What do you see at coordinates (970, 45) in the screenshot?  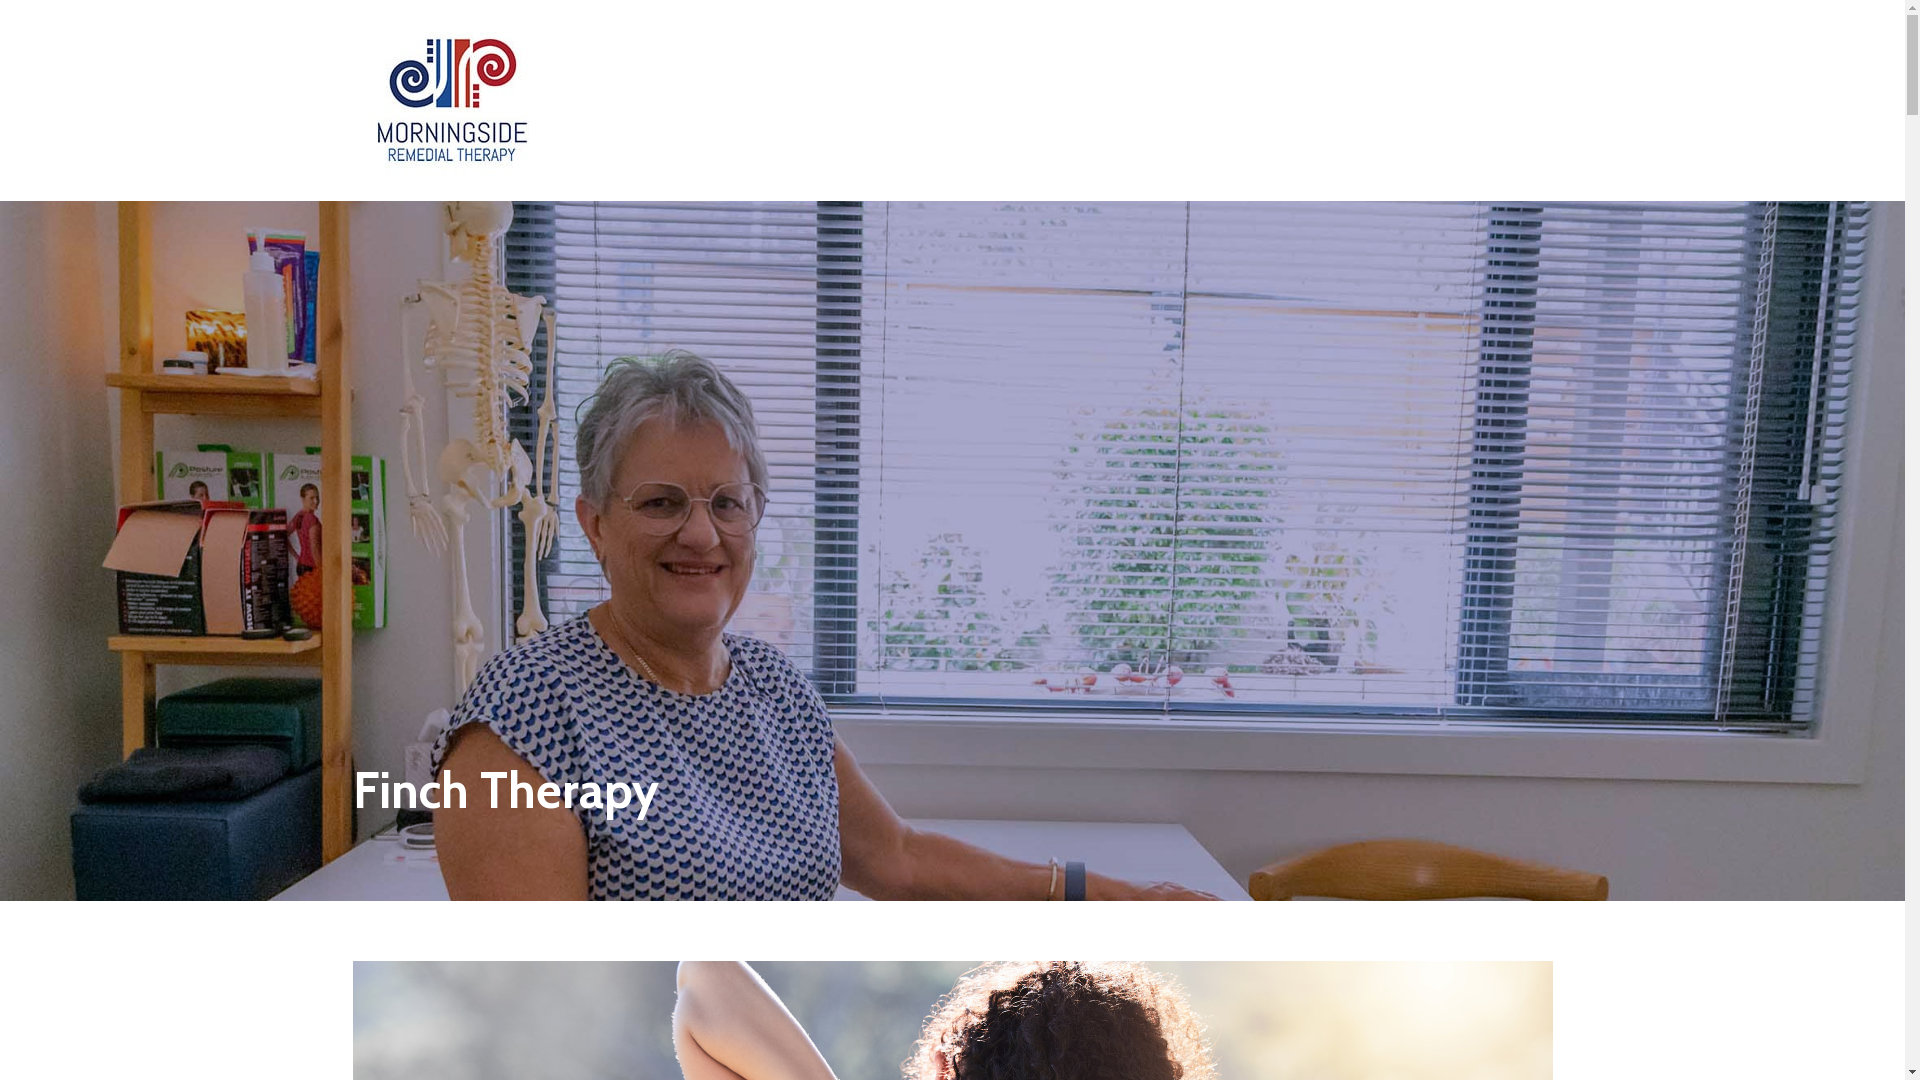 I see `'ABOUT'` at bounding box center [970, 45].